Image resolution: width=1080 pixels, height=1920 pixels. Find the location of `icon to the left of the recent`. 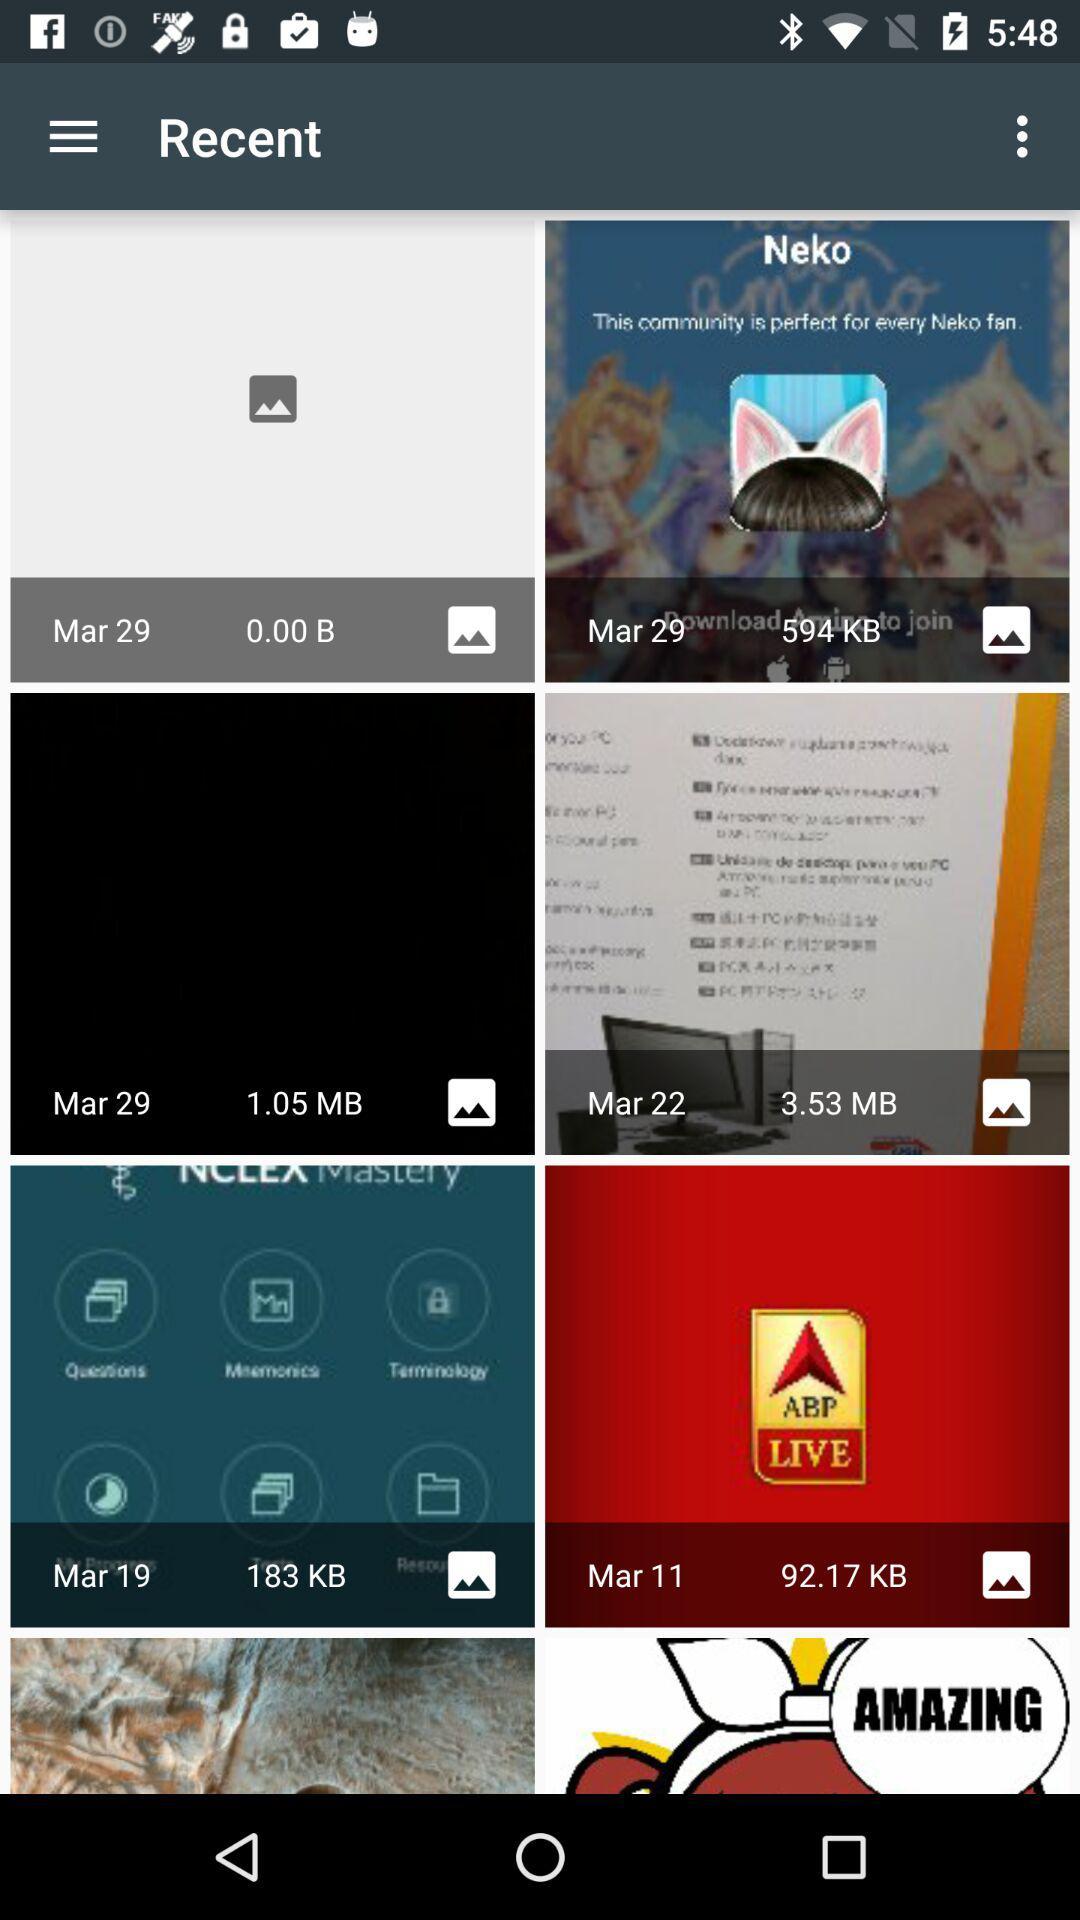

icon to the left of the recent is located at coordinates (72, 135).